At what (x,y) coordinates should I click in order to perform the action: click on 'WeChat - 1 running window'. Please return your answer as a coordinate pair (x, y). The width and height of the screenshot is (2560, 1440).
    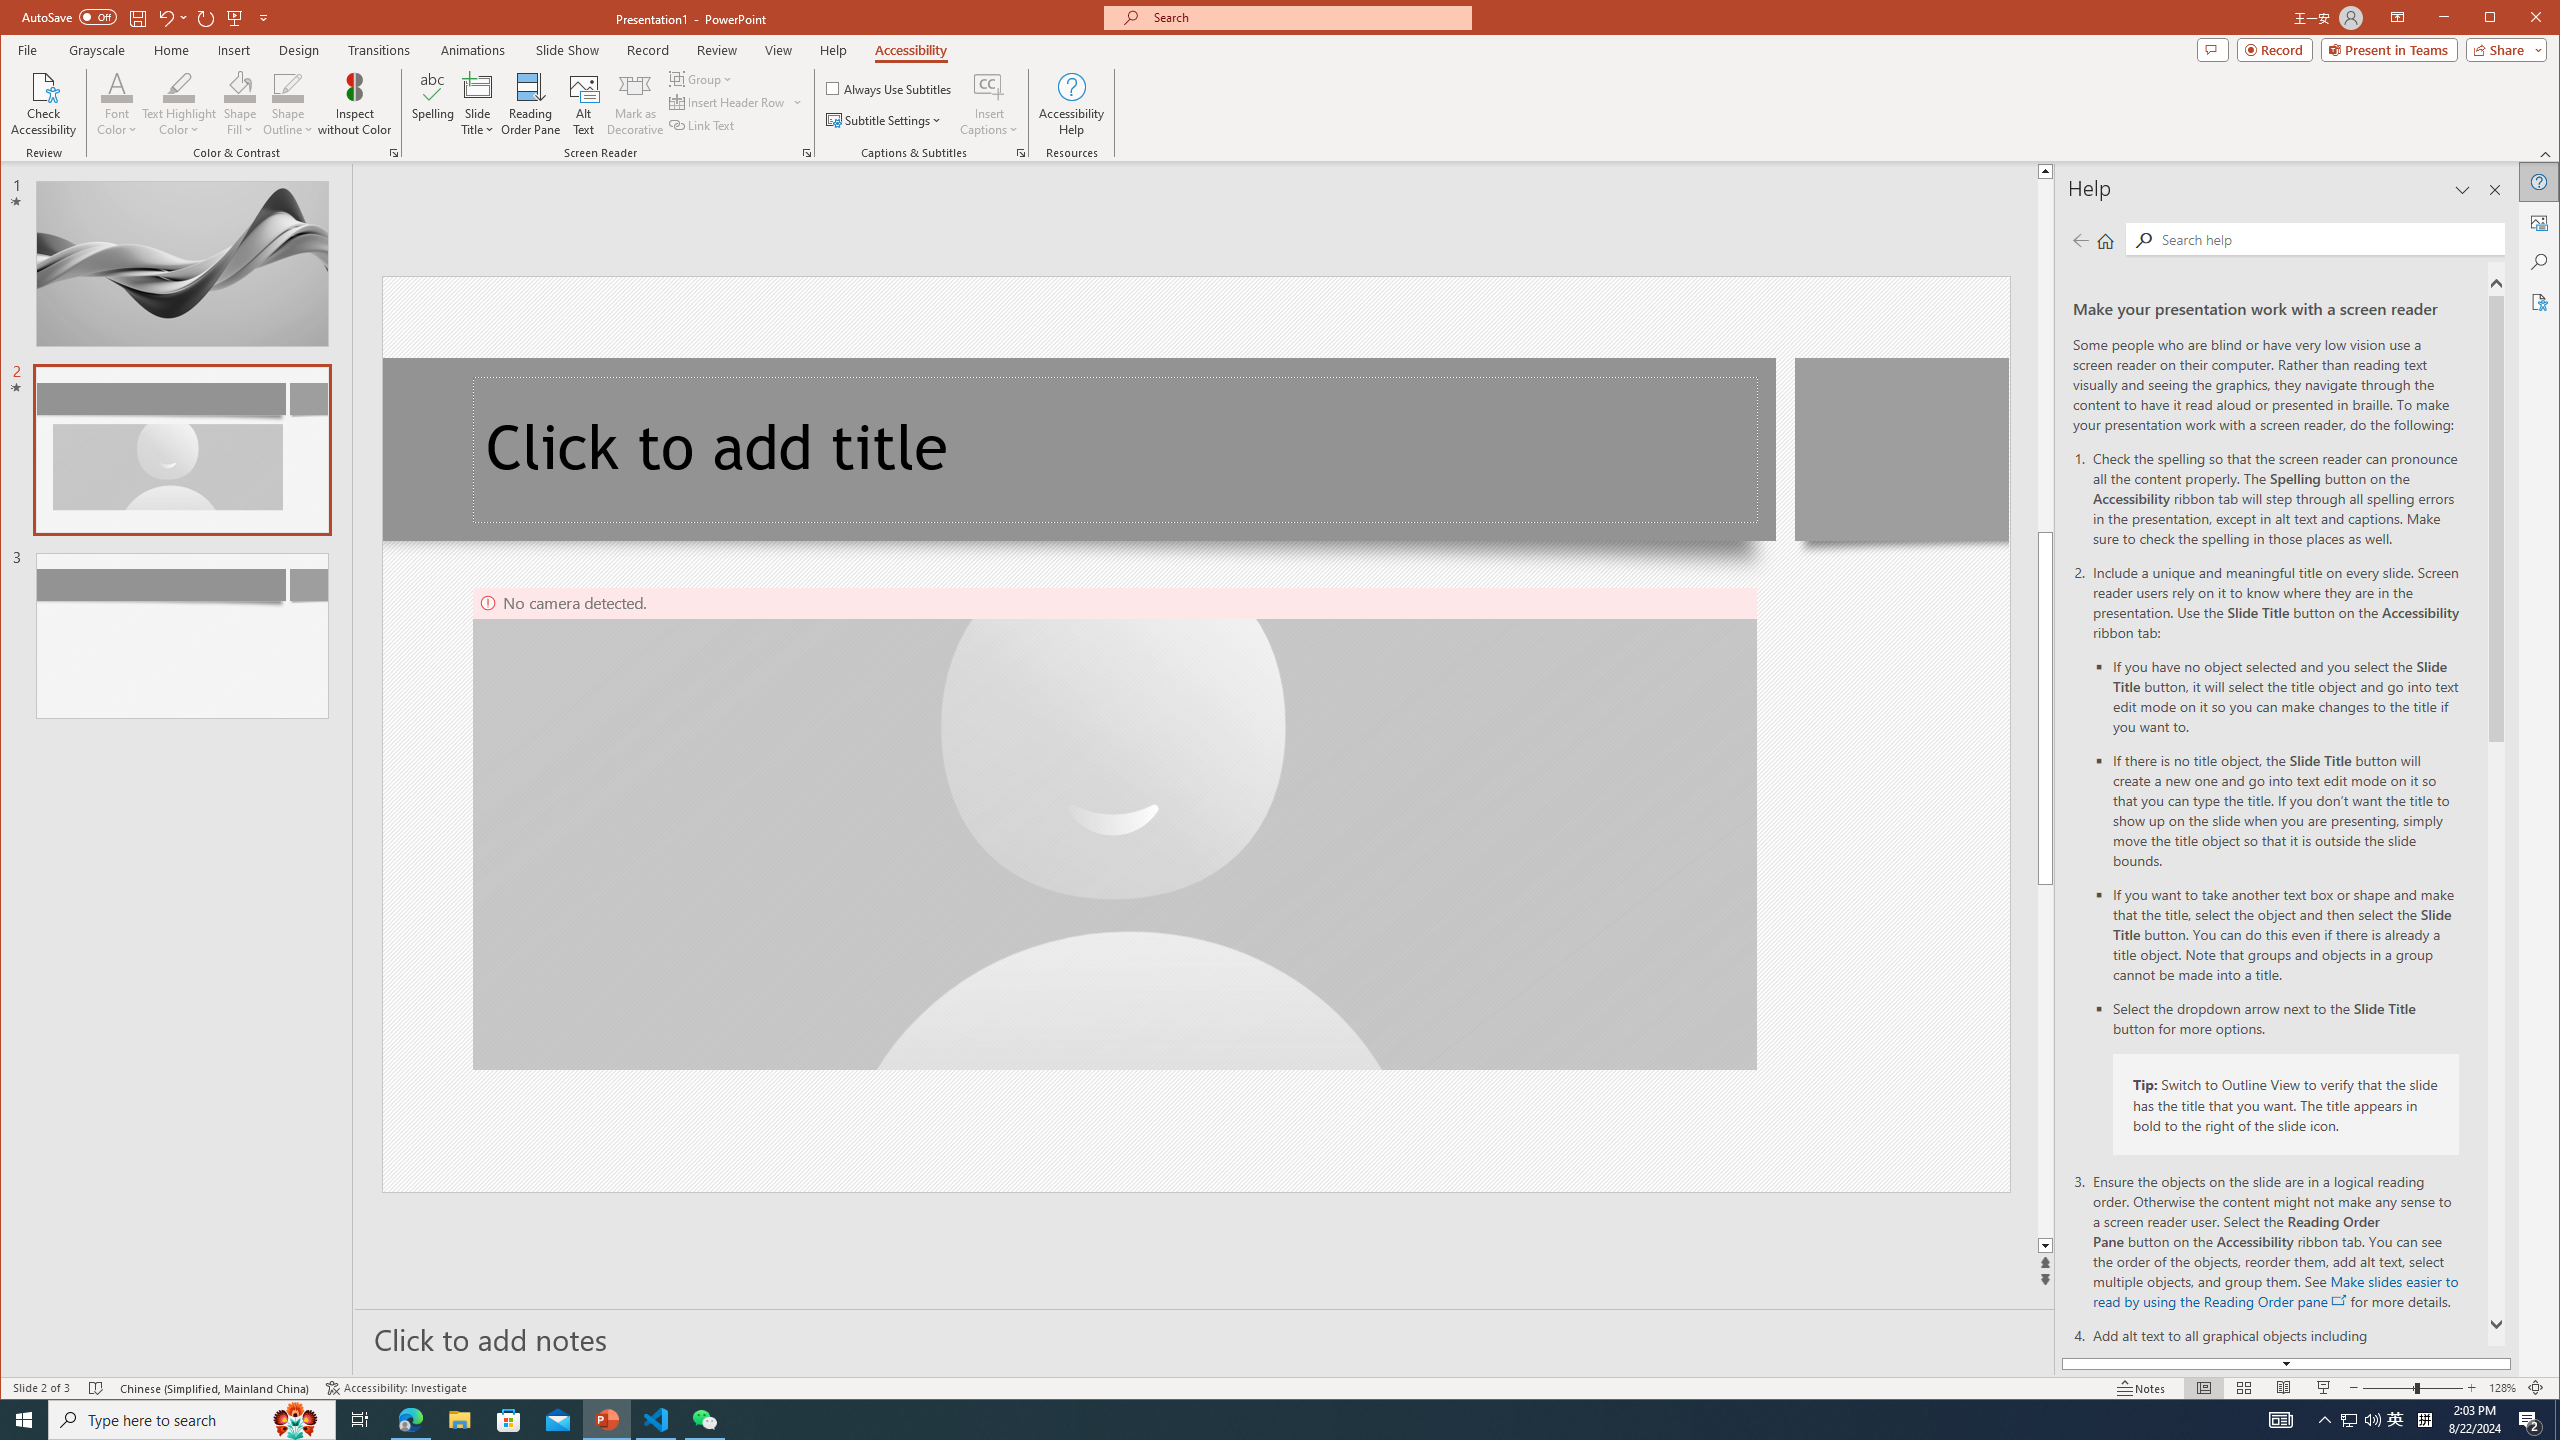
    Looking at the image, I should click on (705, 1418).